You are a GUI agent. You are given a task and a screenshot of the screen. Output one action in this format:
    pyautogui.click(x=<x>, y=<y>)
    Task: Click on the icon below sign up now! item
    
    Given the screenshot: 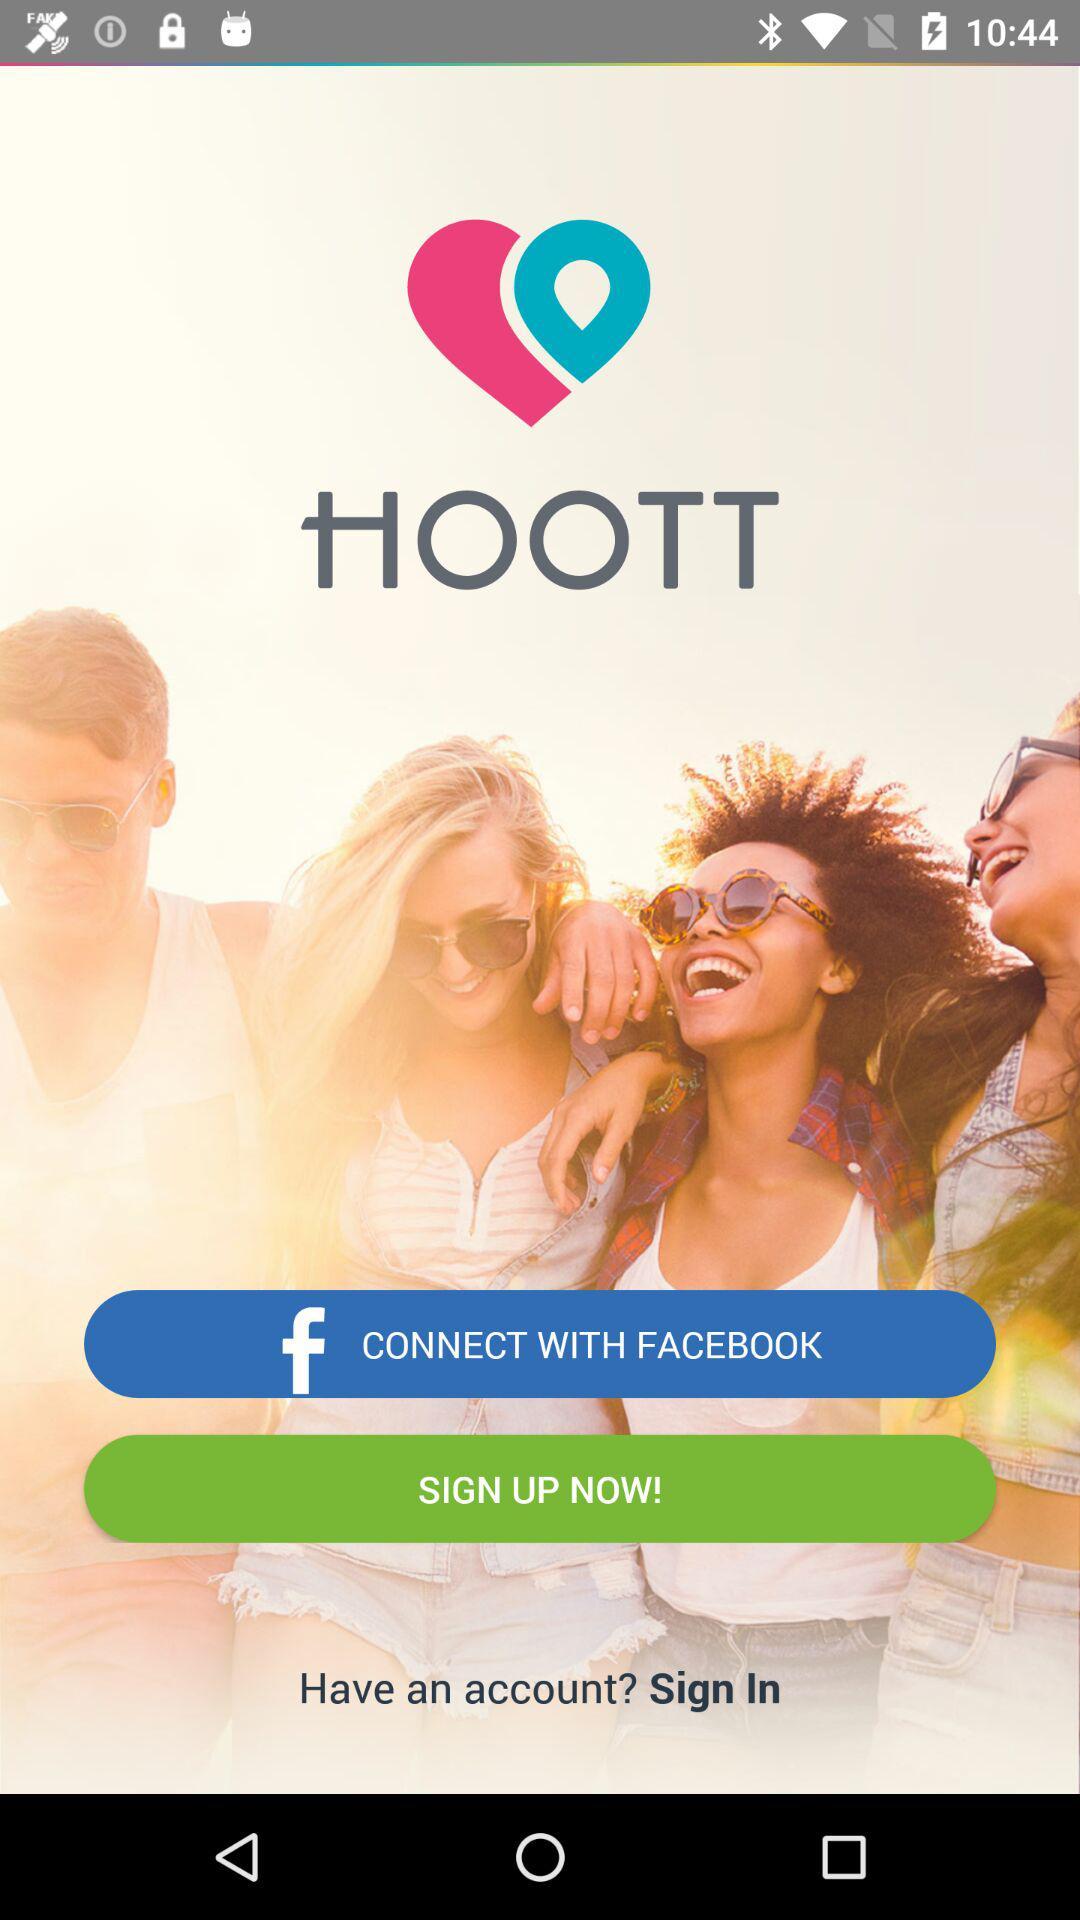 What is the action you would take?
    pyautogui.click(x=714, y=1685)
    